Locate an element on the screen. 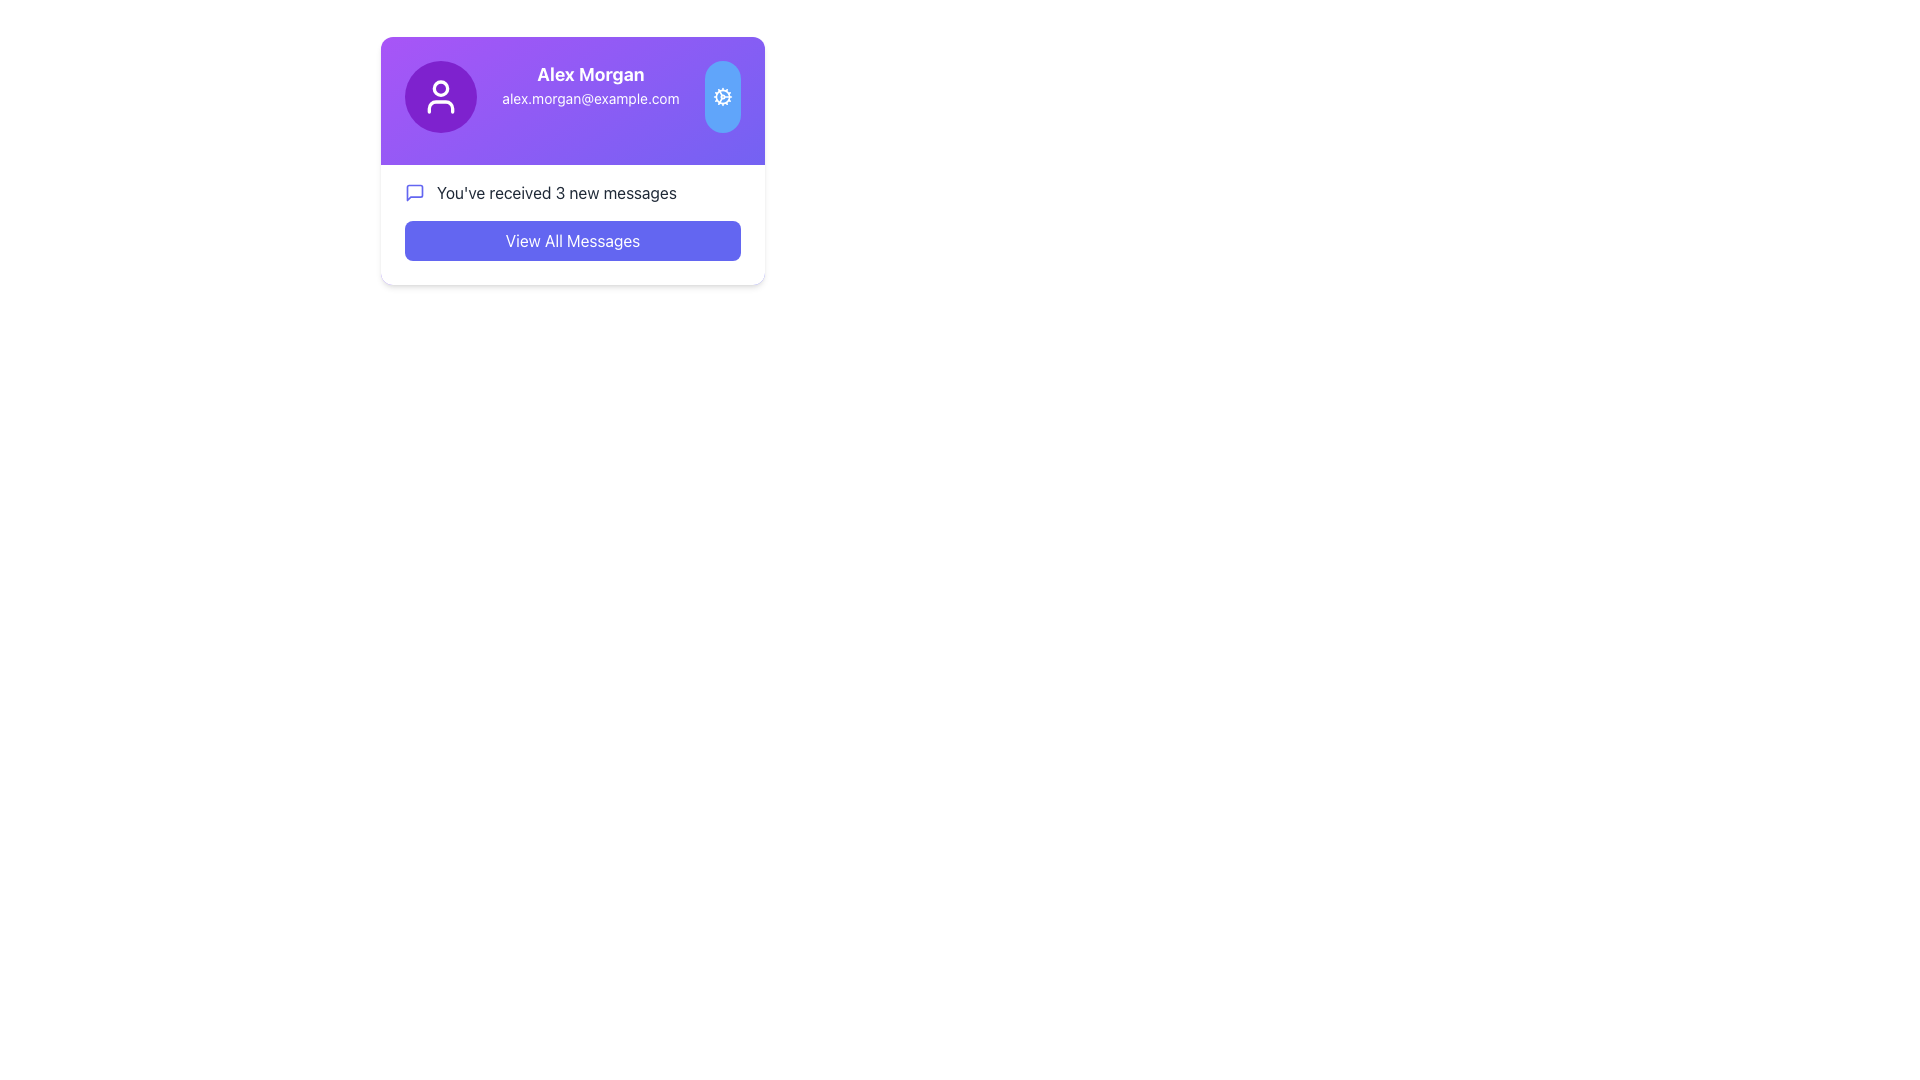 This screenshot has height=1080, width=1920. notification message that states 'You've received 3 new messages' located at the center of the notification element is located at coordinates (571, 192).